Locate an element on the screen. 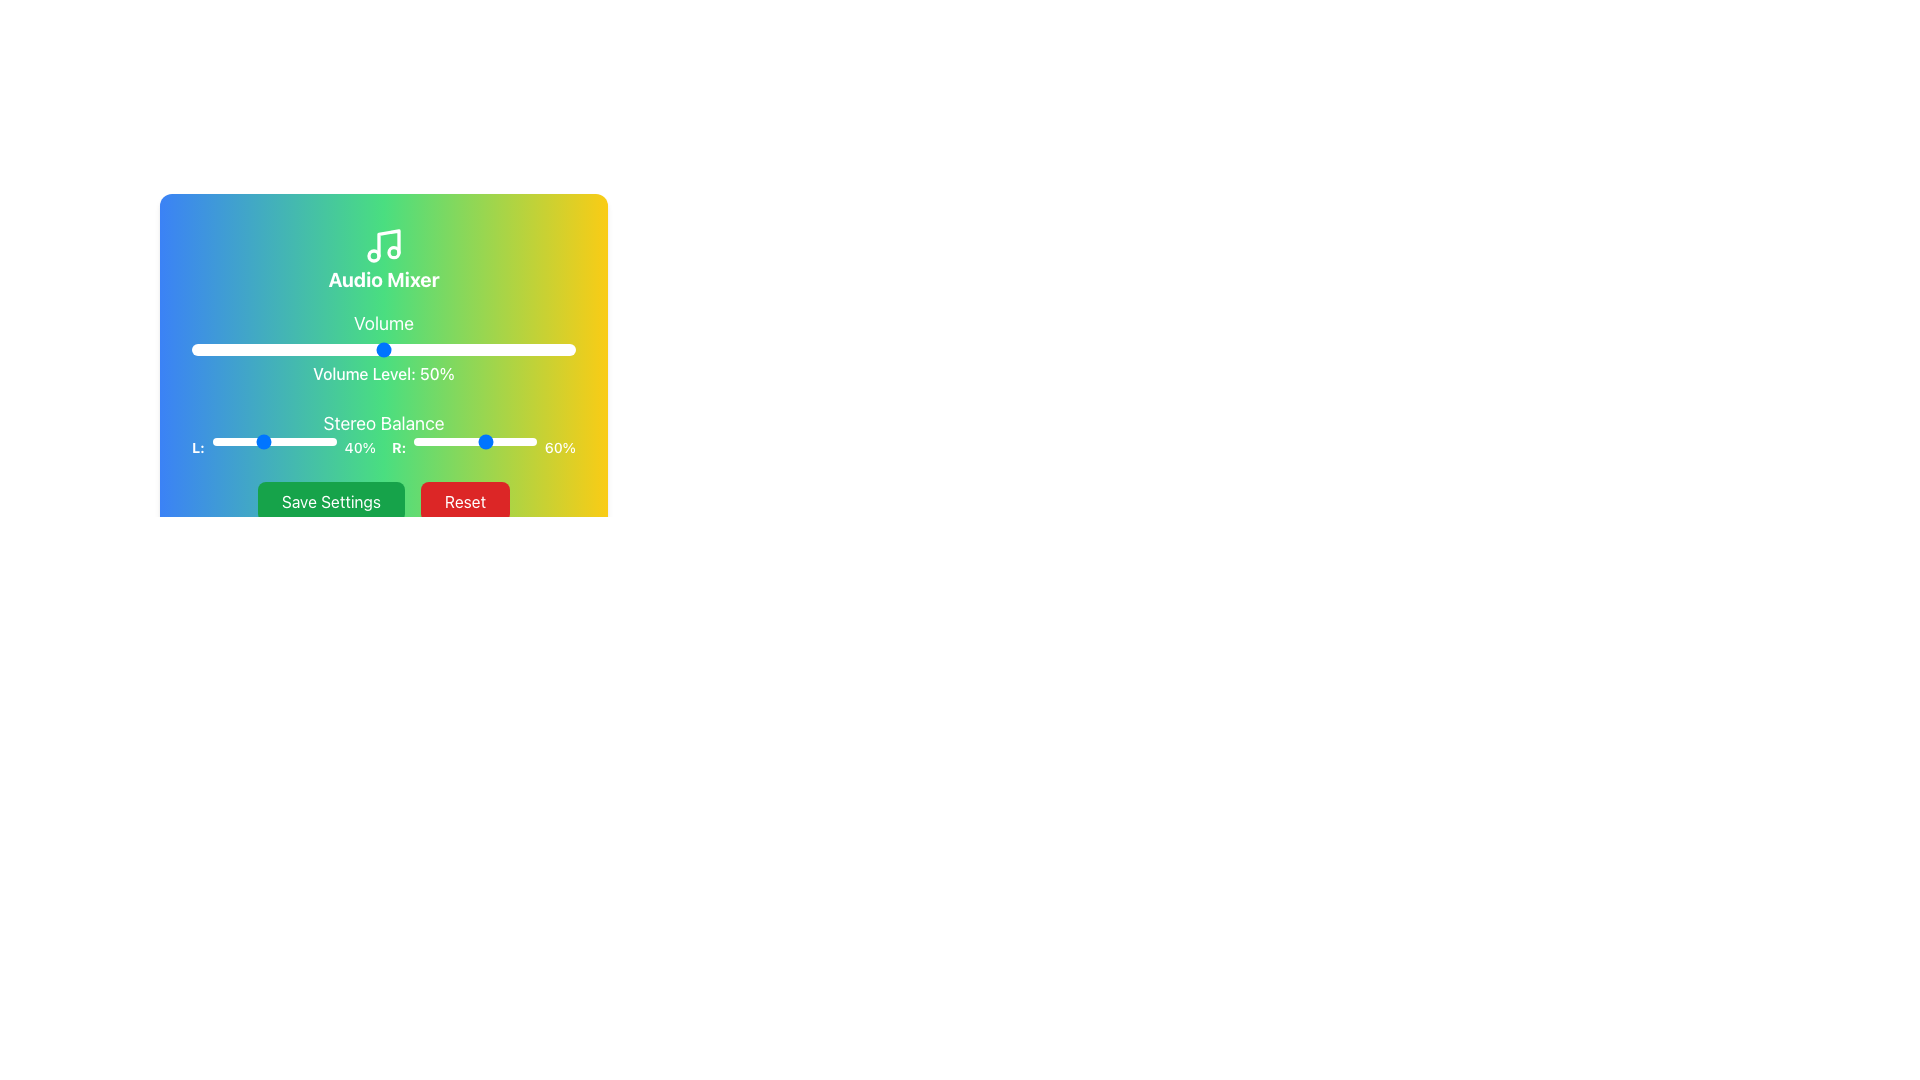  the volume is located at coordinates (360, 349).